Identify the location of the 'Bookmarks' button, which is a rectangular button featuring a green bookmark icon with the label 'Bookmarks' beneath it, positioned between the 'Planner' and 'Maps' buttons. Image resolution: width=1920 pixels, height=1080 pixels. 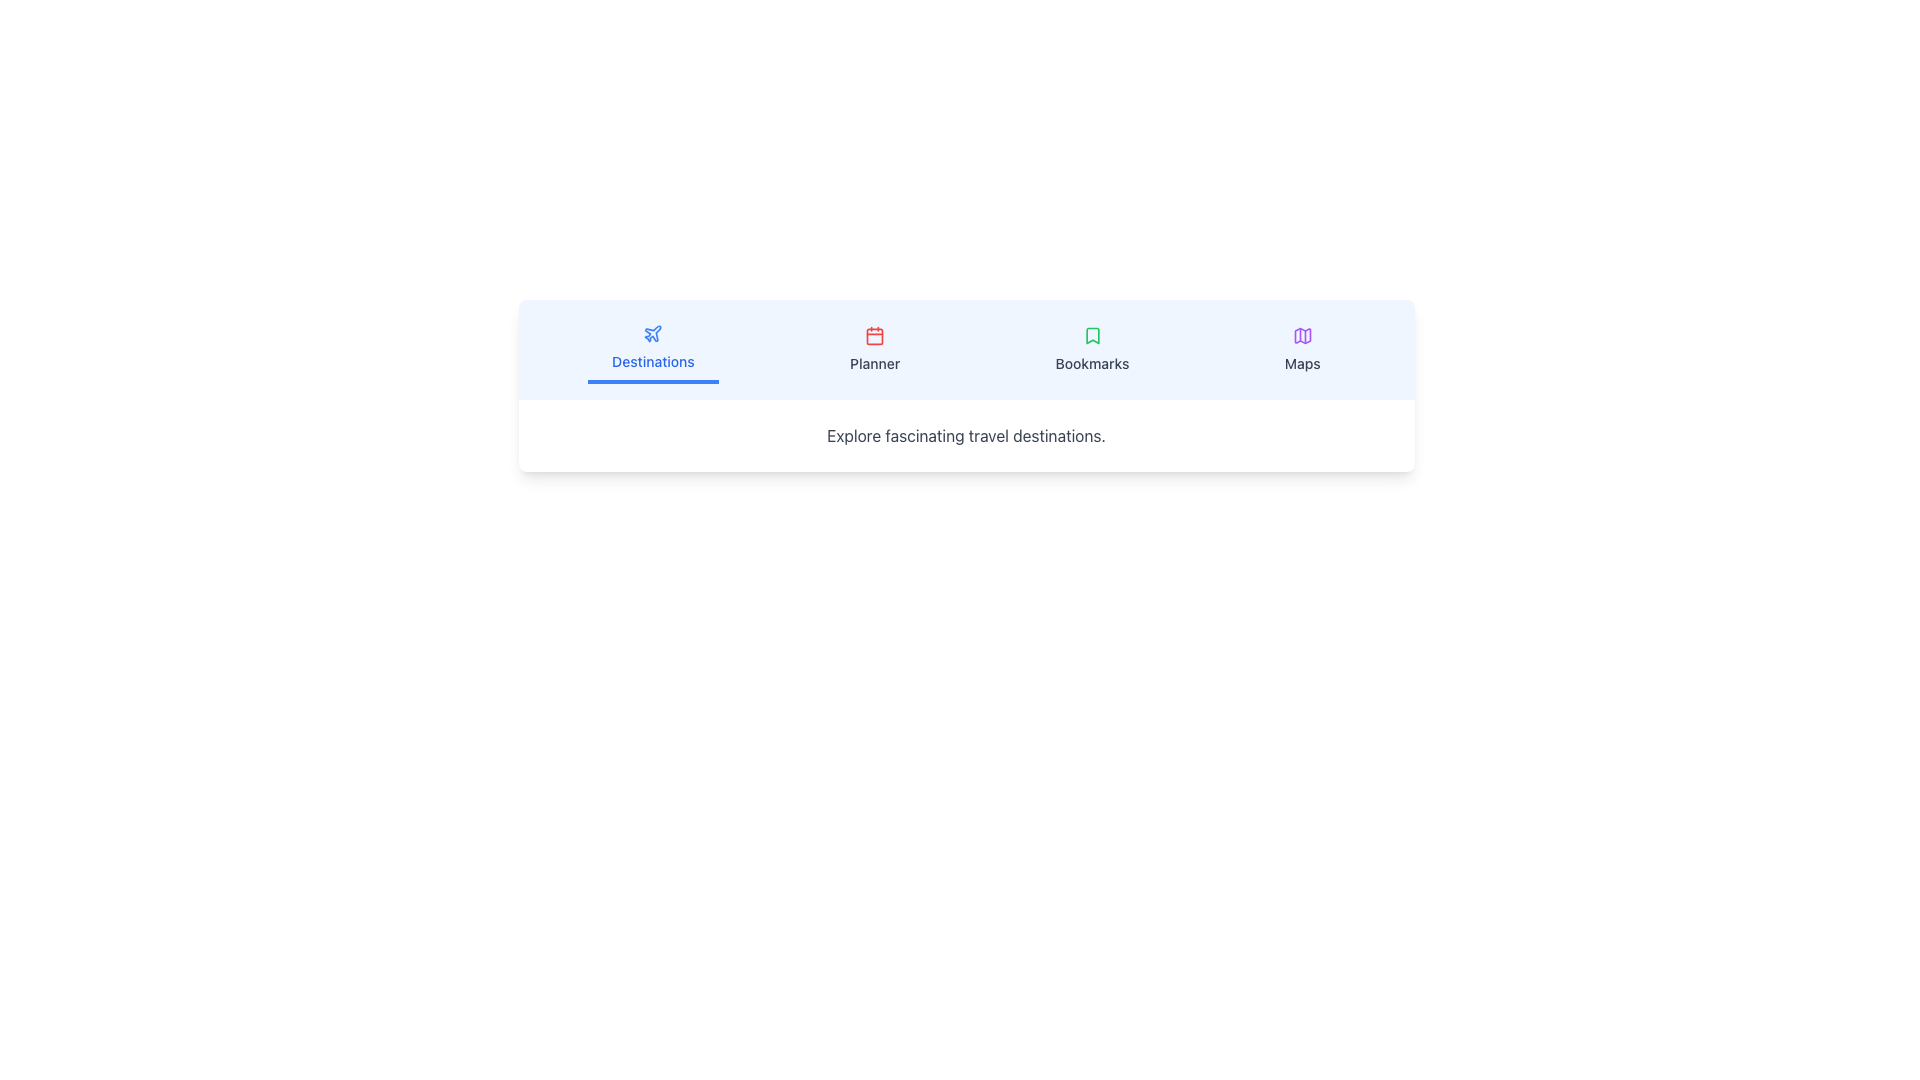
(1091, 349).